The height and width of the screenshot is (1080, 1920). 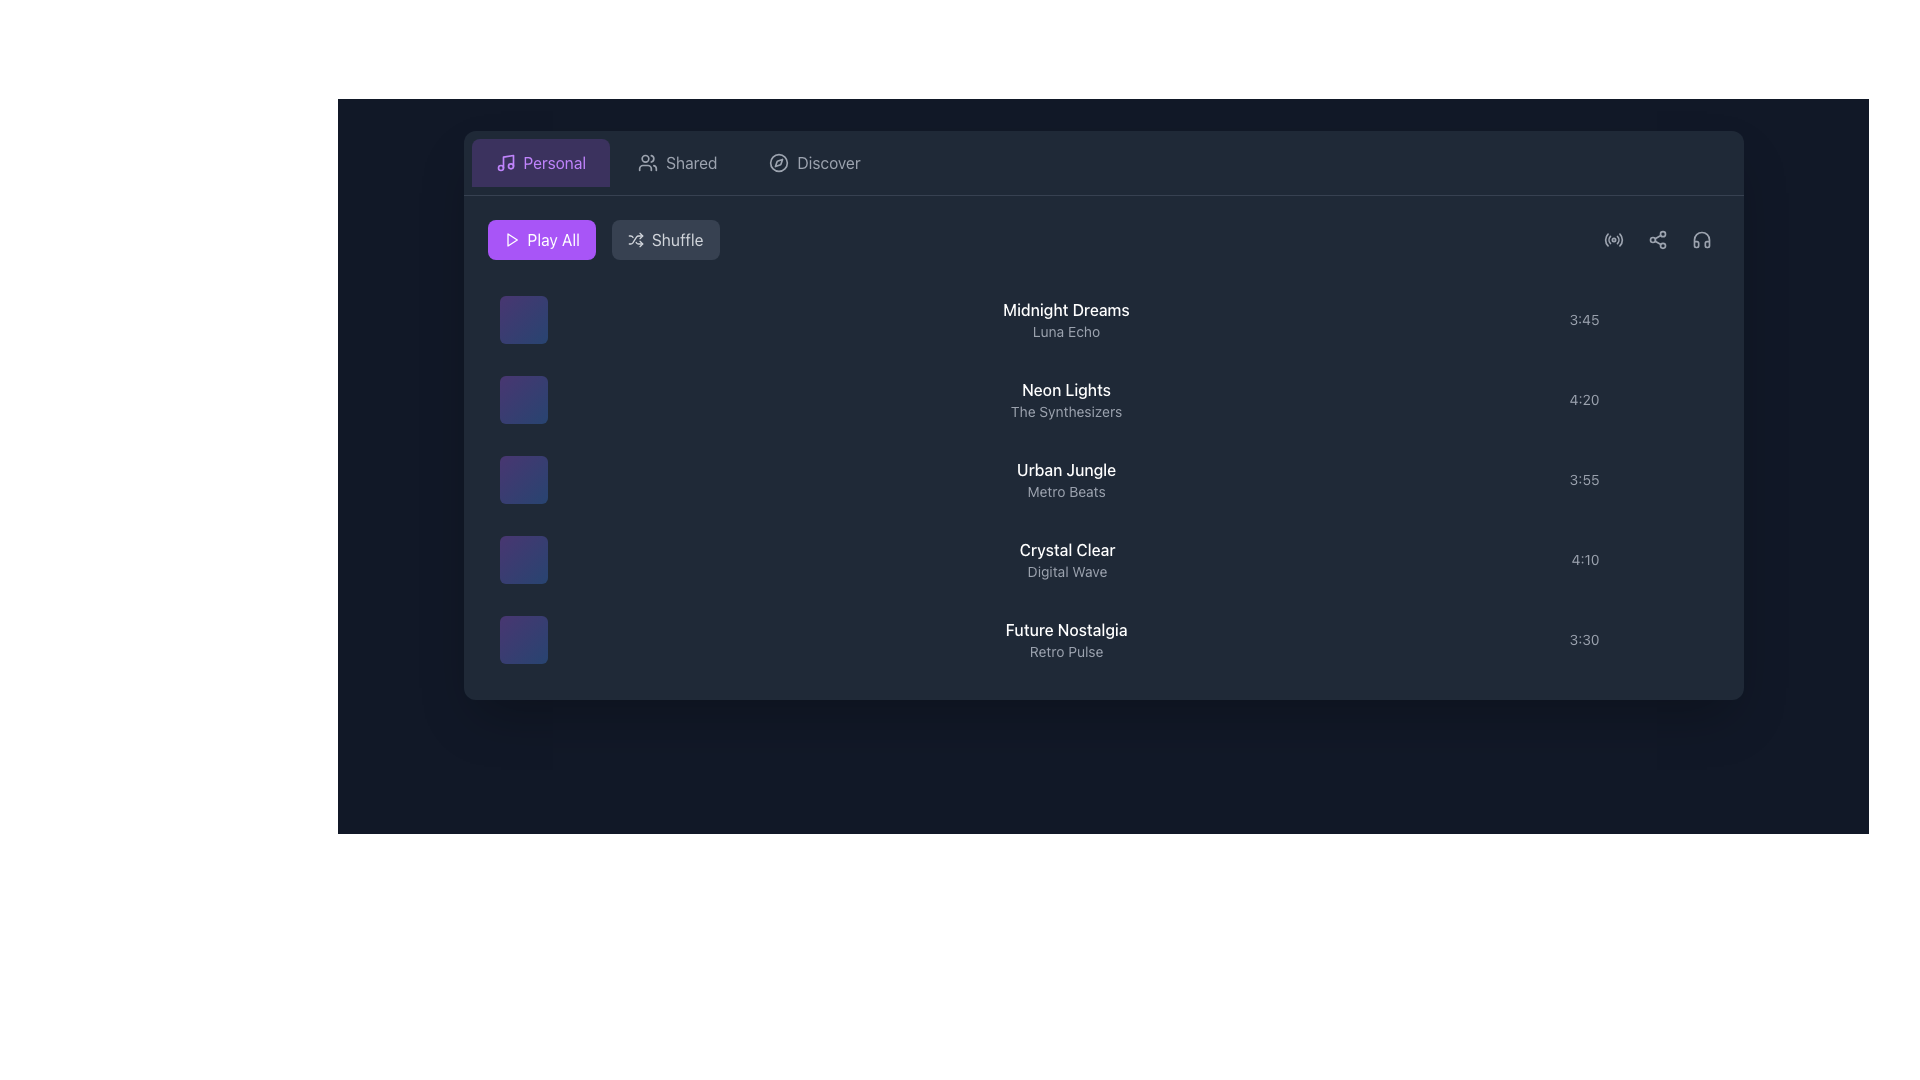 What do you see at coordinates (1657, 238) in the screenshot?
I see `the second icon in the row of three icons at the top-right corner of the interface to invoke the share functionality` at bounding box center [1657, 238].